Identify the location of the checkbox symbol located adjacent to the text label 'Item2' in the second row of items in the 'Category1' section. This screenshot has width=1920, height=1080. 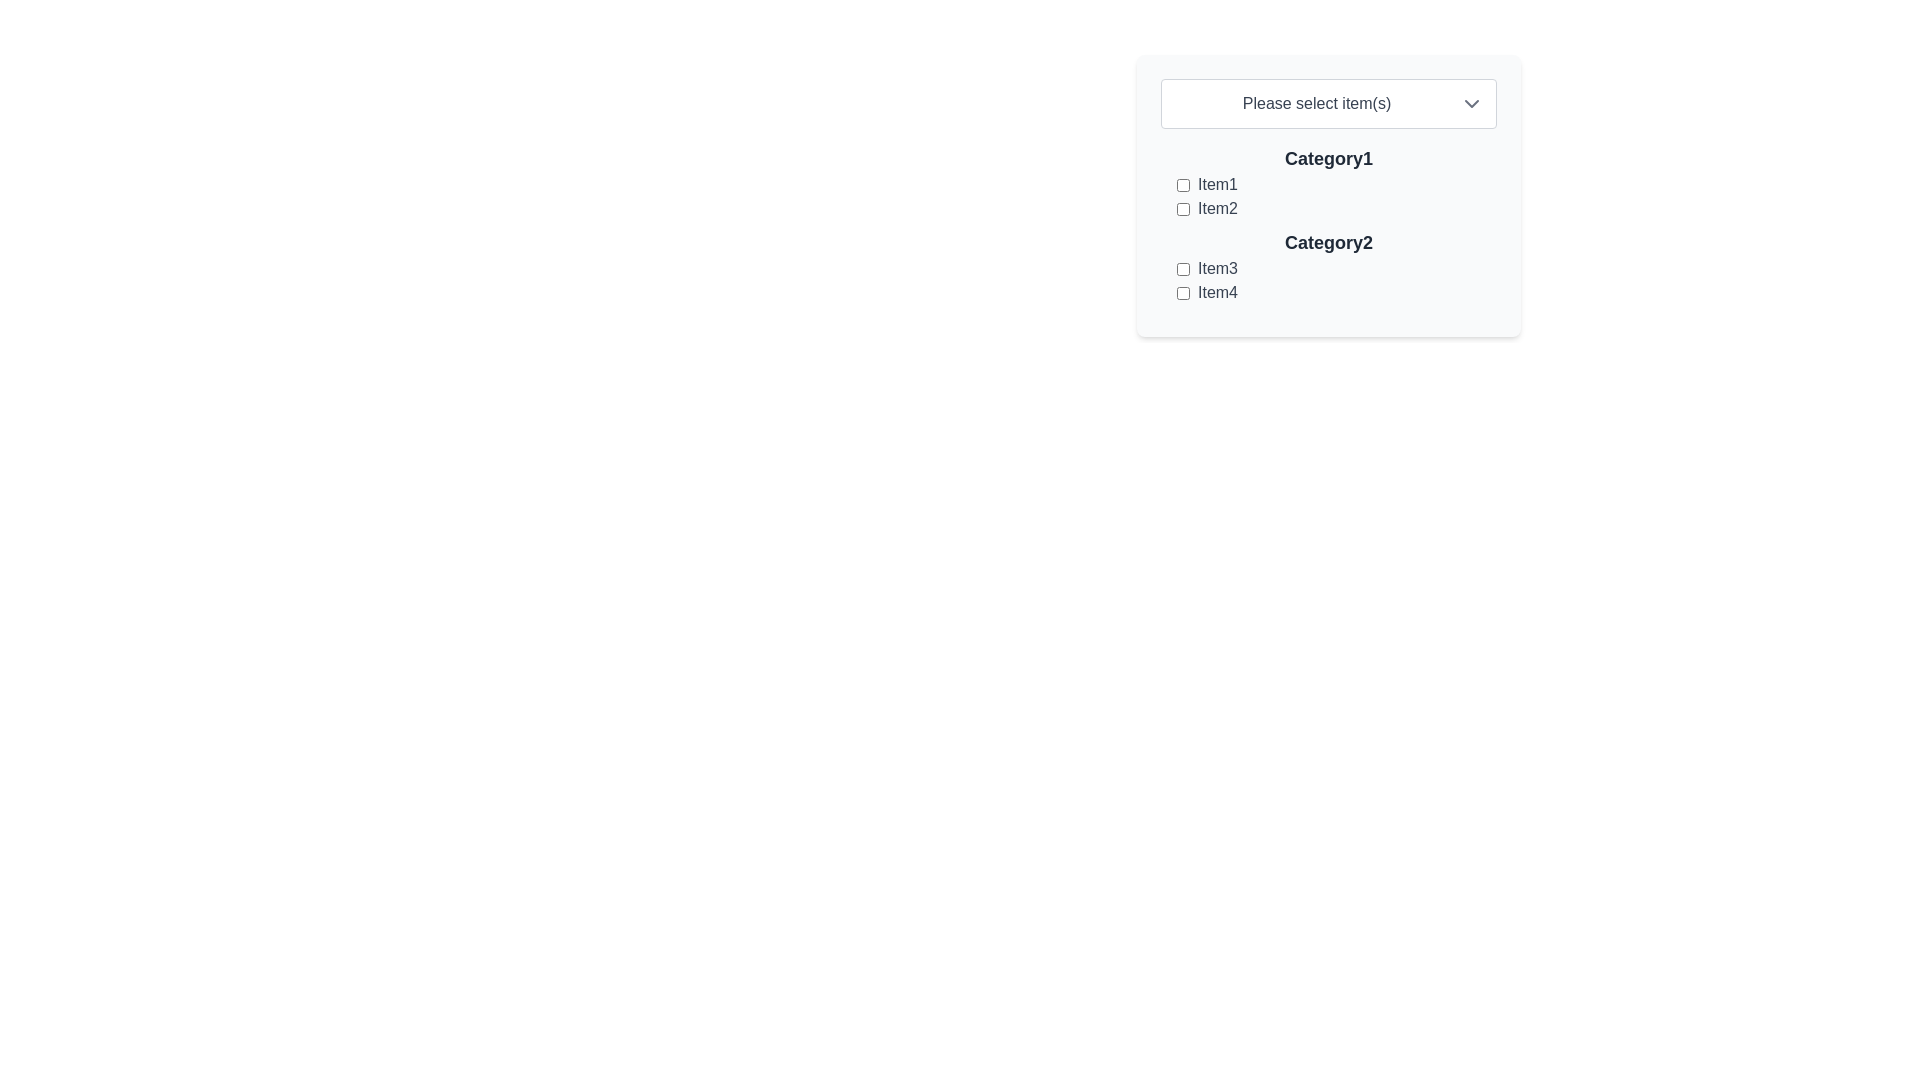
(1183, 208).